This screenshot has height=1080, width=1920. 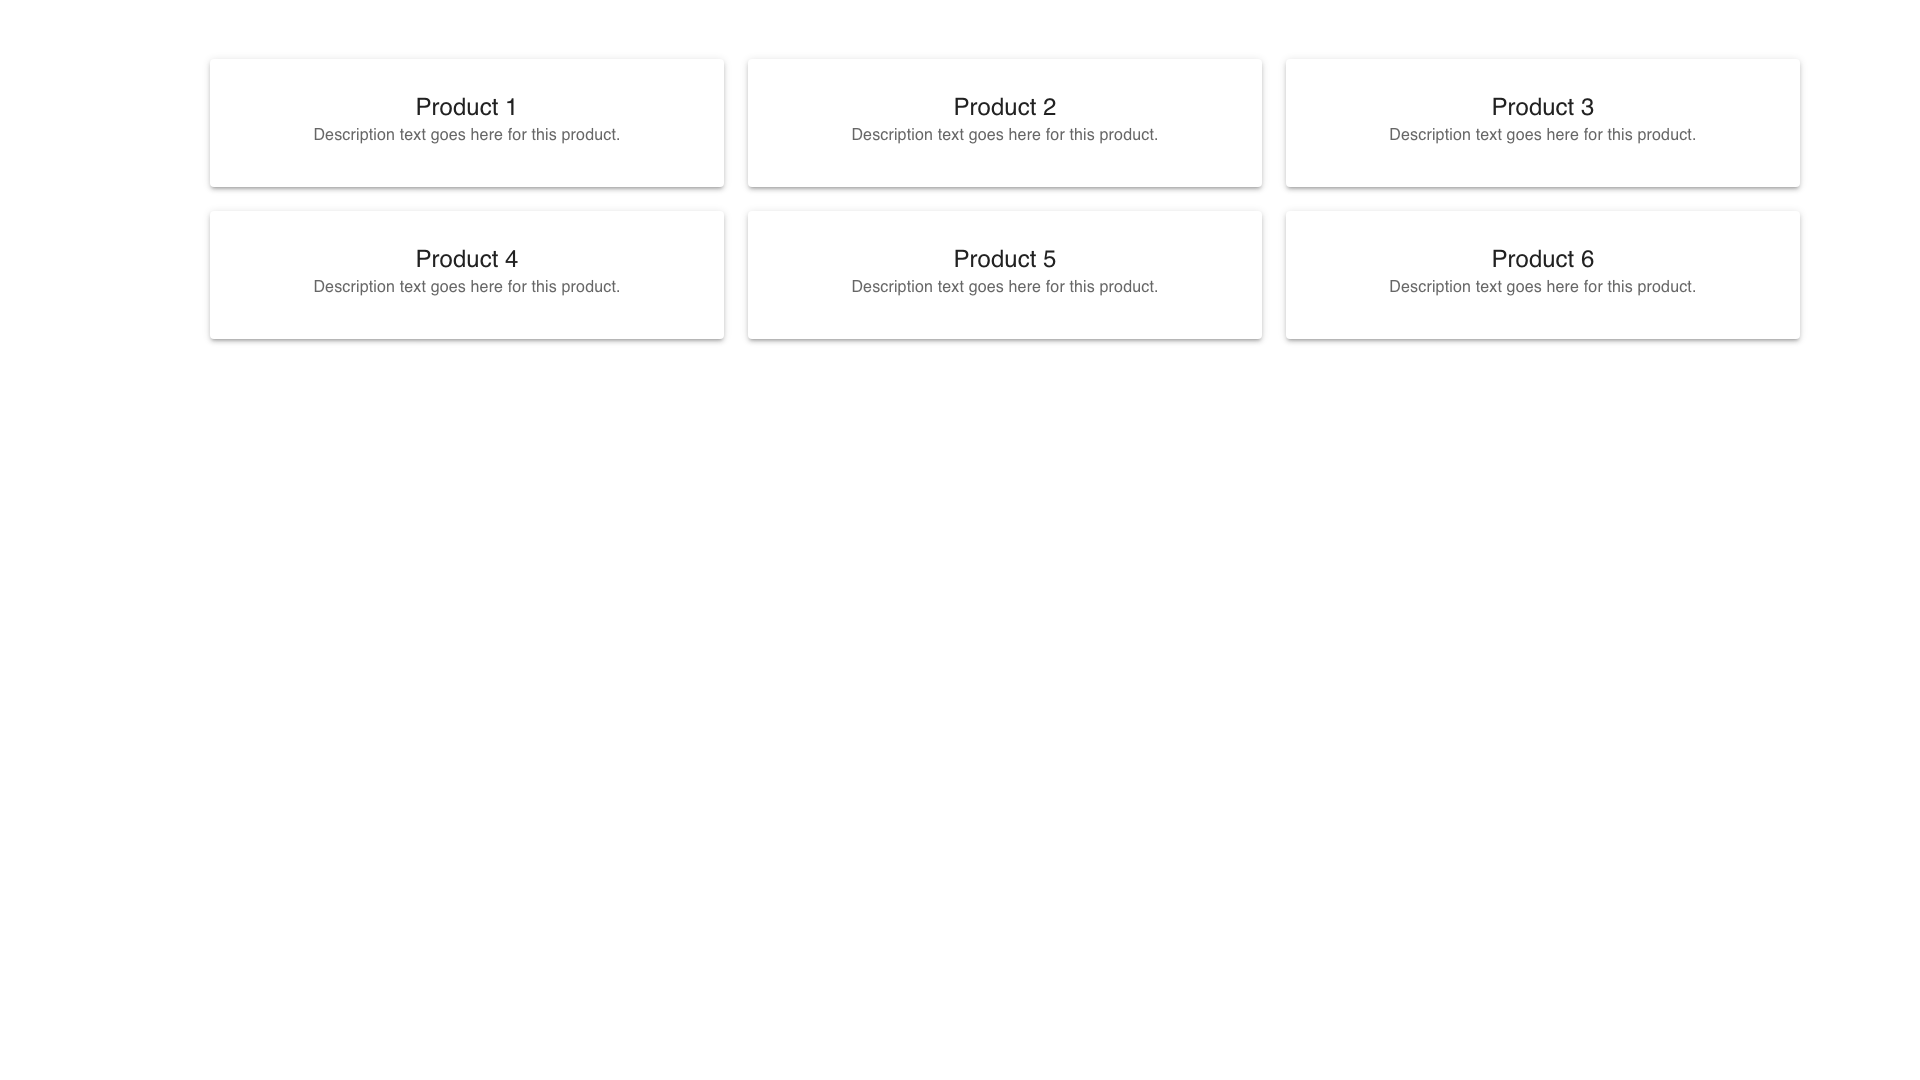 I want to click on the product title text block located in the top-left card of the grid layout, so click(x=465, y=107).